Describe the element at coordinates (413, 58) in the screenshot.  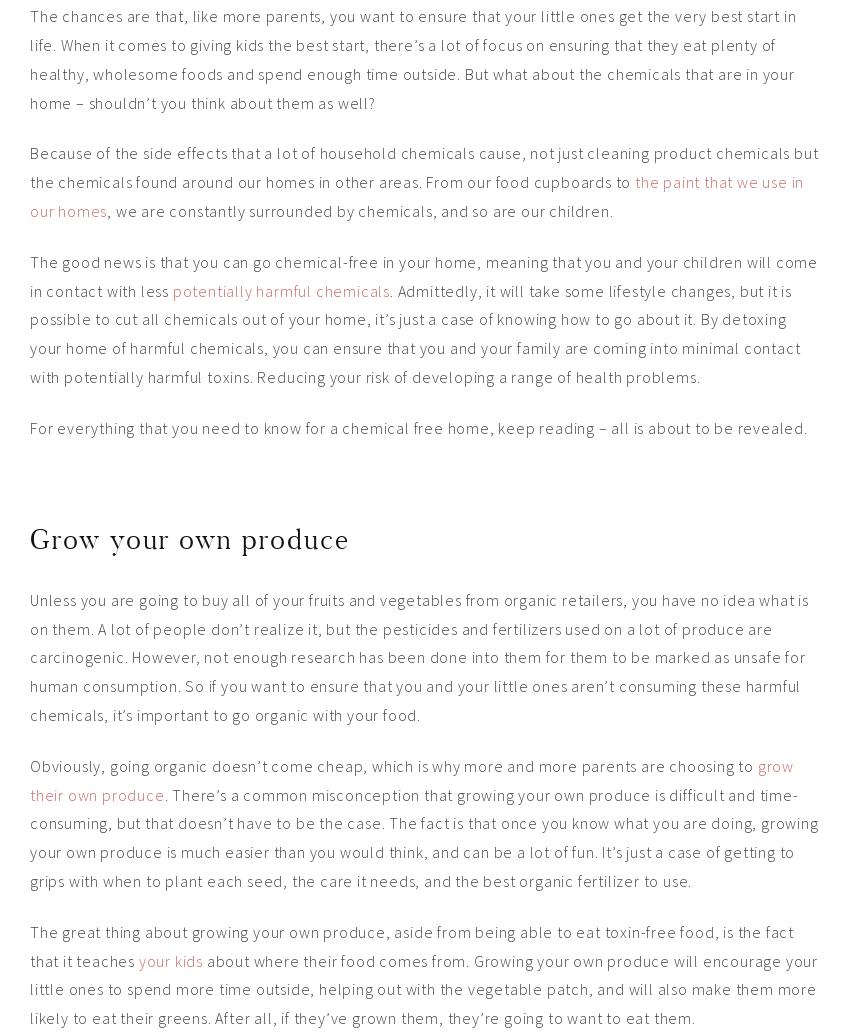
I see `'The chances are that, like more parents, you want to ensure that your little ones get the very best start in life. When it comes to giving kids the best start, there’s a lot of focus on ensuring that they eat plenty of healthy, wholesome foods and spend enough time outside. But what about the chemicals that are in your home – shouldn’t you think about them as well?'` at that location.